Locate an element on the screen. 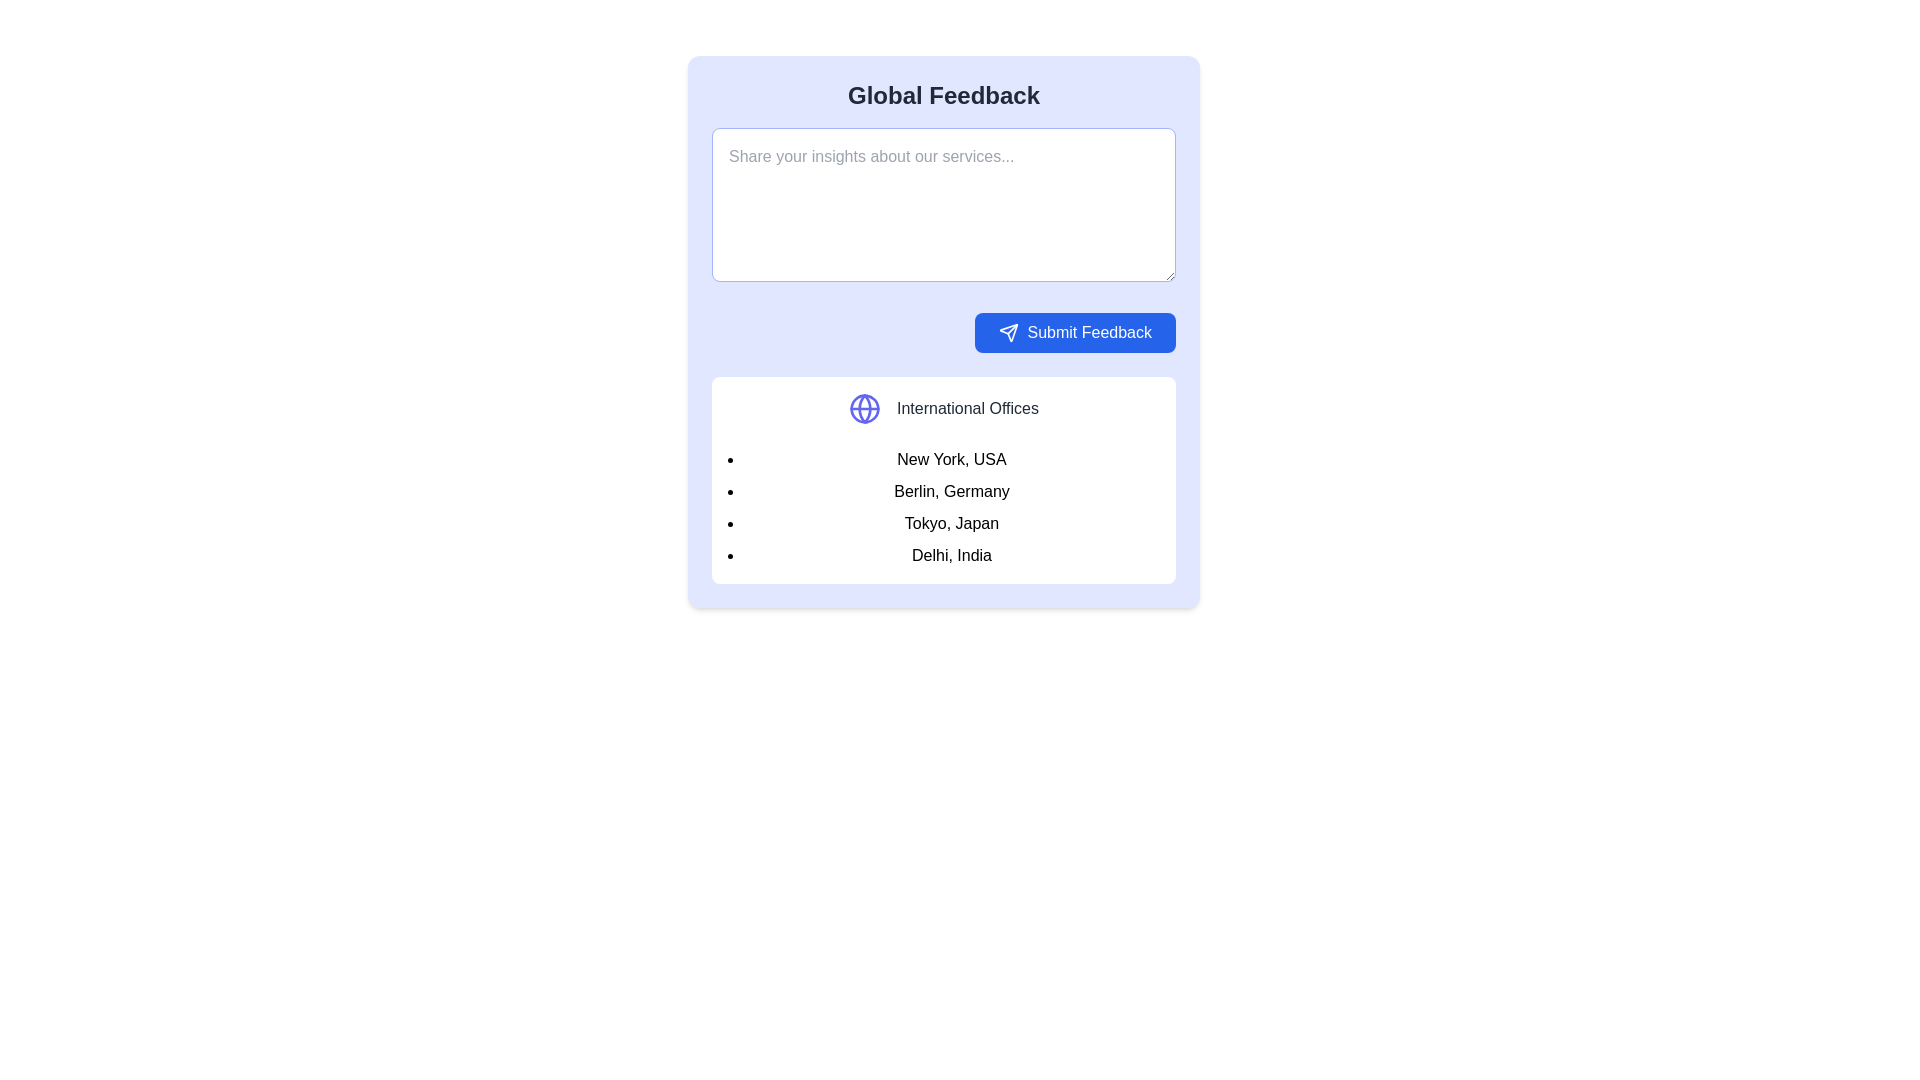  the rectangular blue button labeled 'Submit Feedback' that has a white paper airplane icon is located at coordinates (1074, 331).